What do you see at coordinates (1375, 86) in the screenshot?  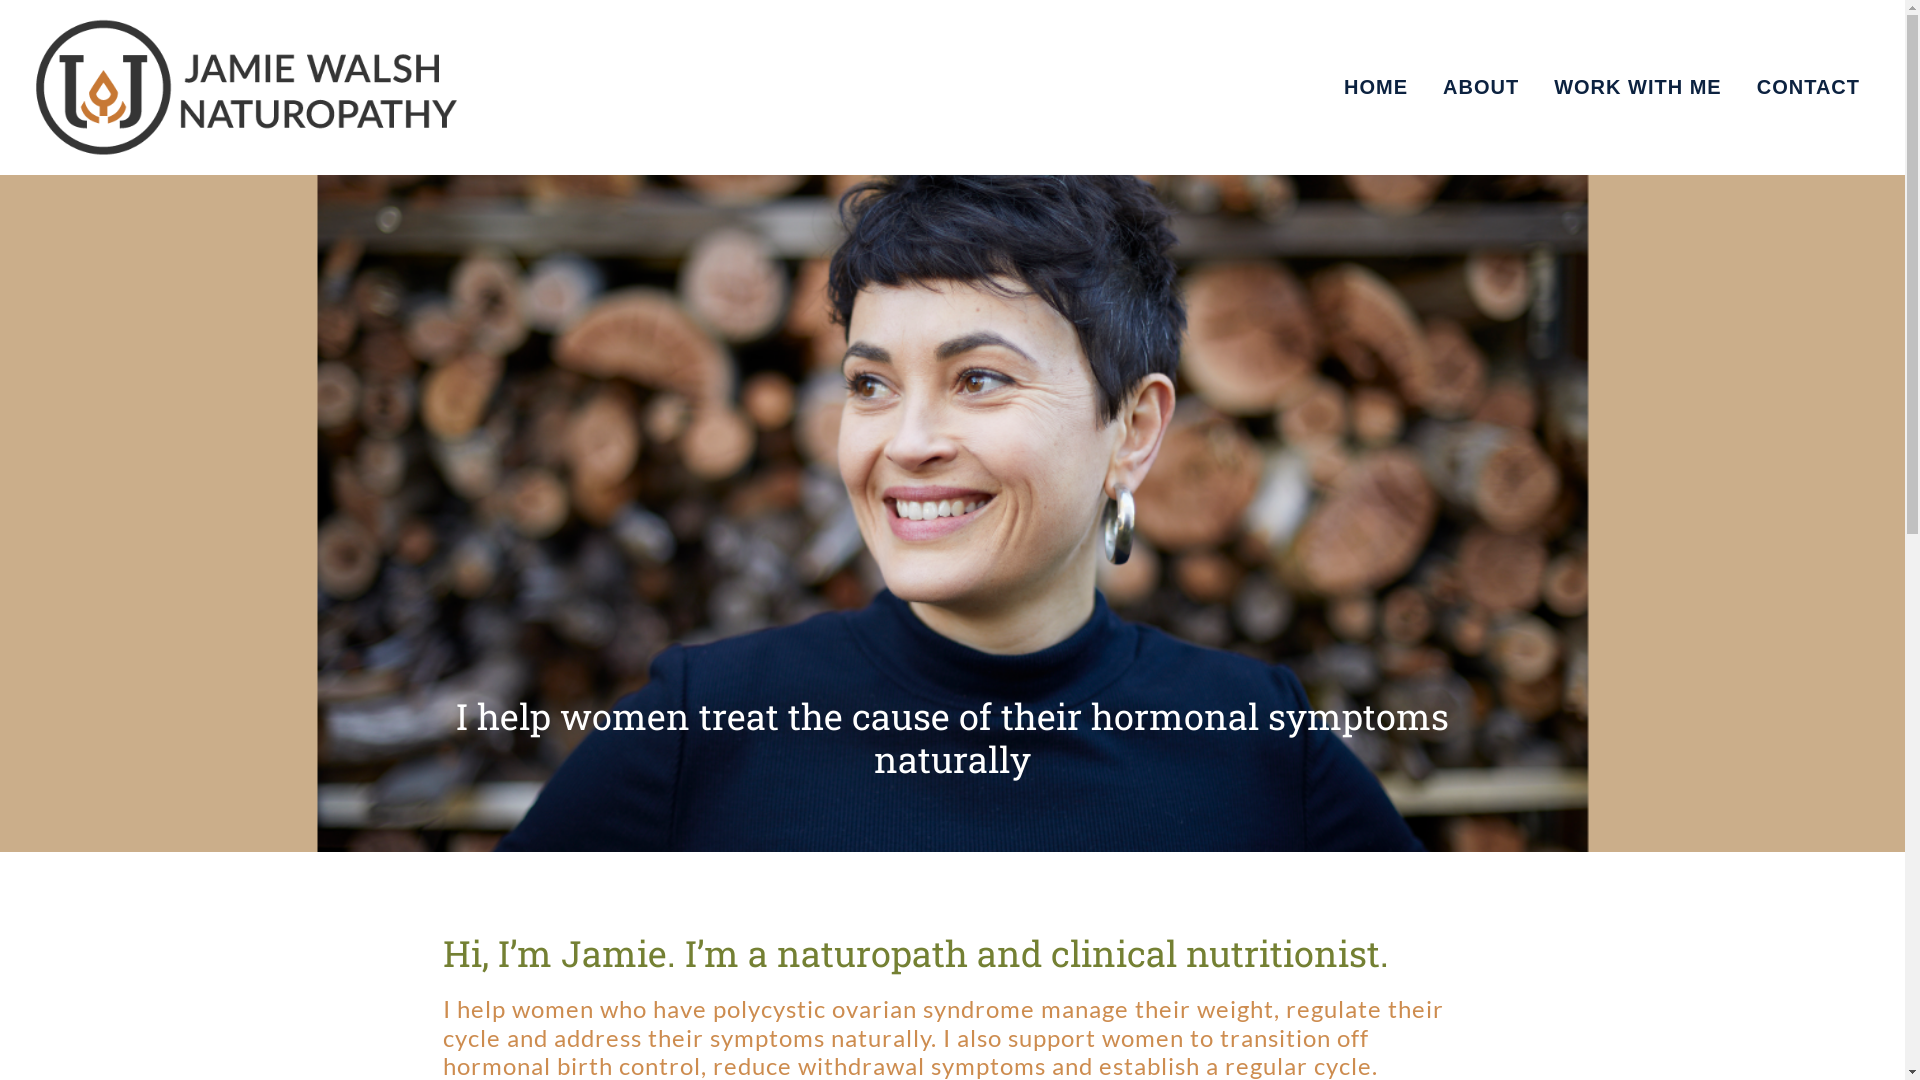 I see `'HOME'` at bounding box center [1375, 86].